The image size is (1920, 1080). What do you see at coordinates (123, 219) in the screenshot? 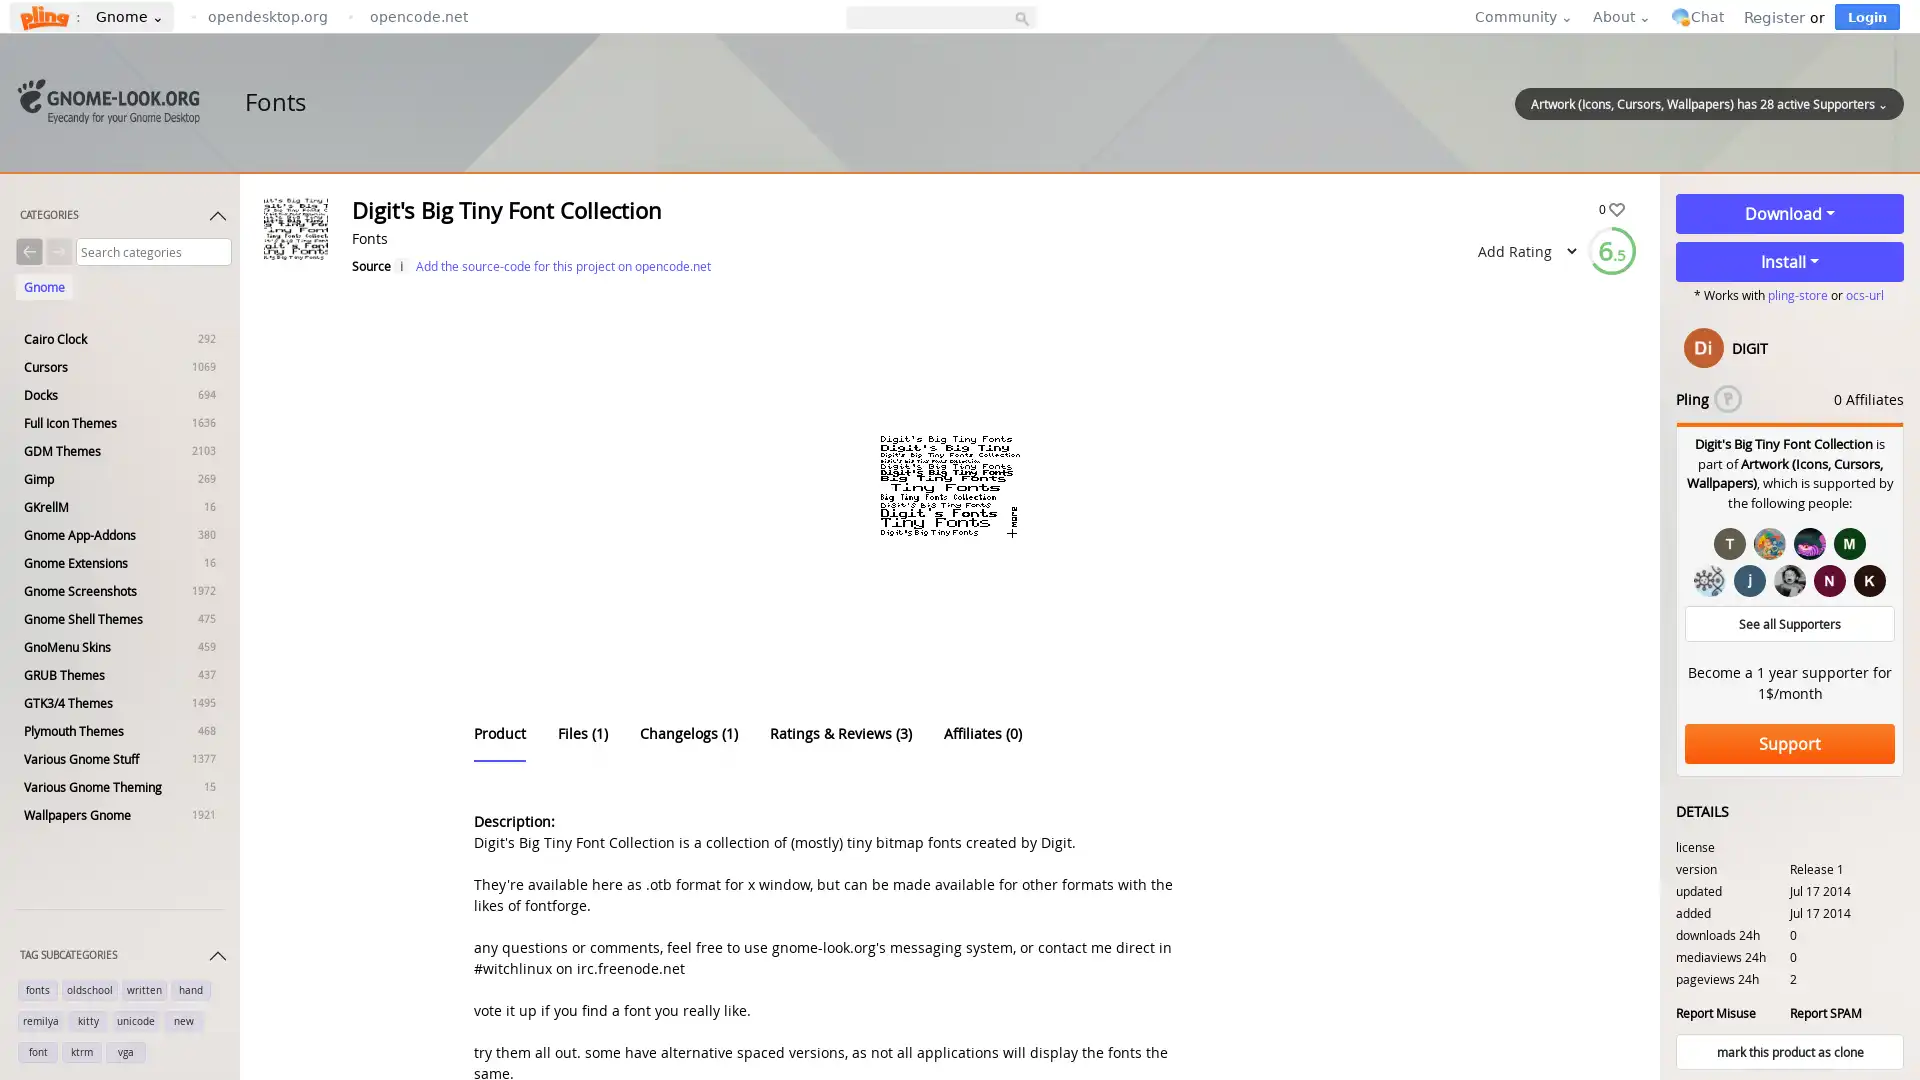
I see `CATEGORIES` at bounding box center [123, 219].